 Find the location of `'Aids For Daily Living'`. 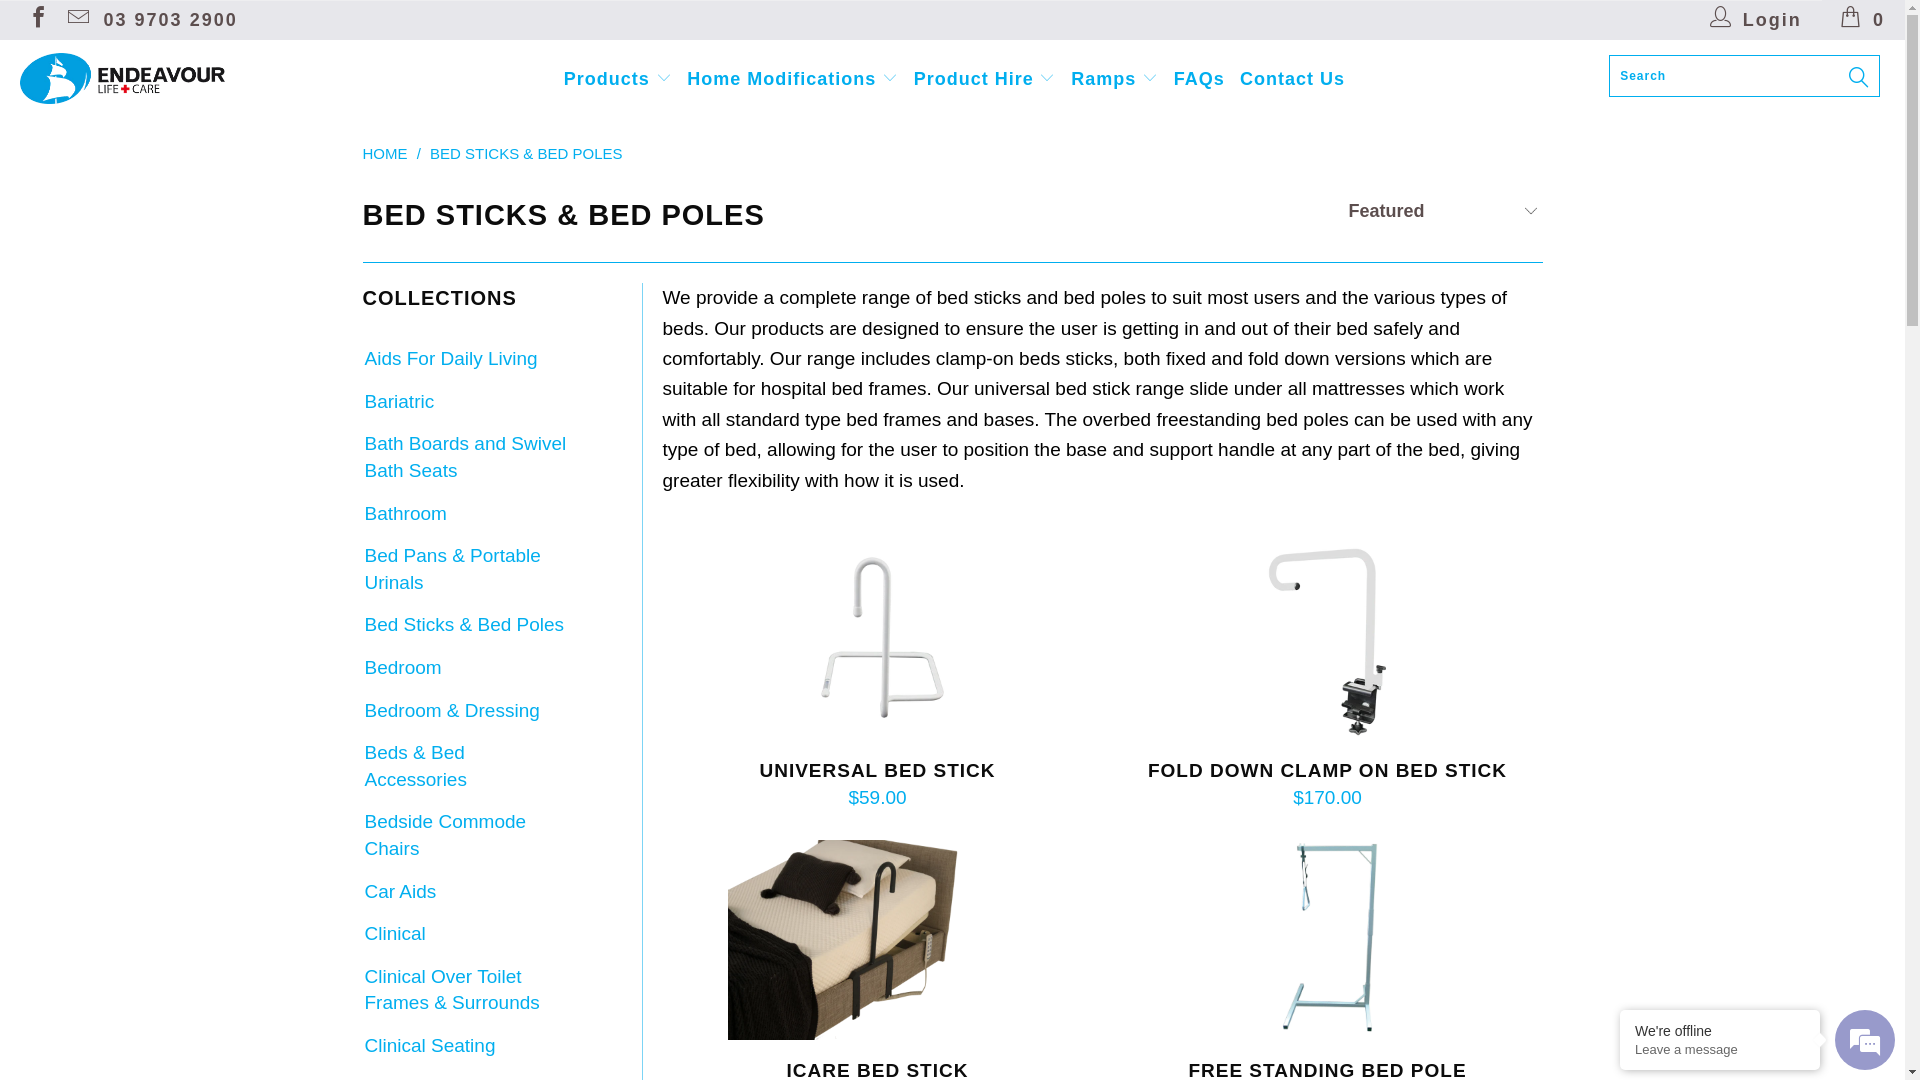

'Aids For Daily Living' is located at coordinates (448, 358).